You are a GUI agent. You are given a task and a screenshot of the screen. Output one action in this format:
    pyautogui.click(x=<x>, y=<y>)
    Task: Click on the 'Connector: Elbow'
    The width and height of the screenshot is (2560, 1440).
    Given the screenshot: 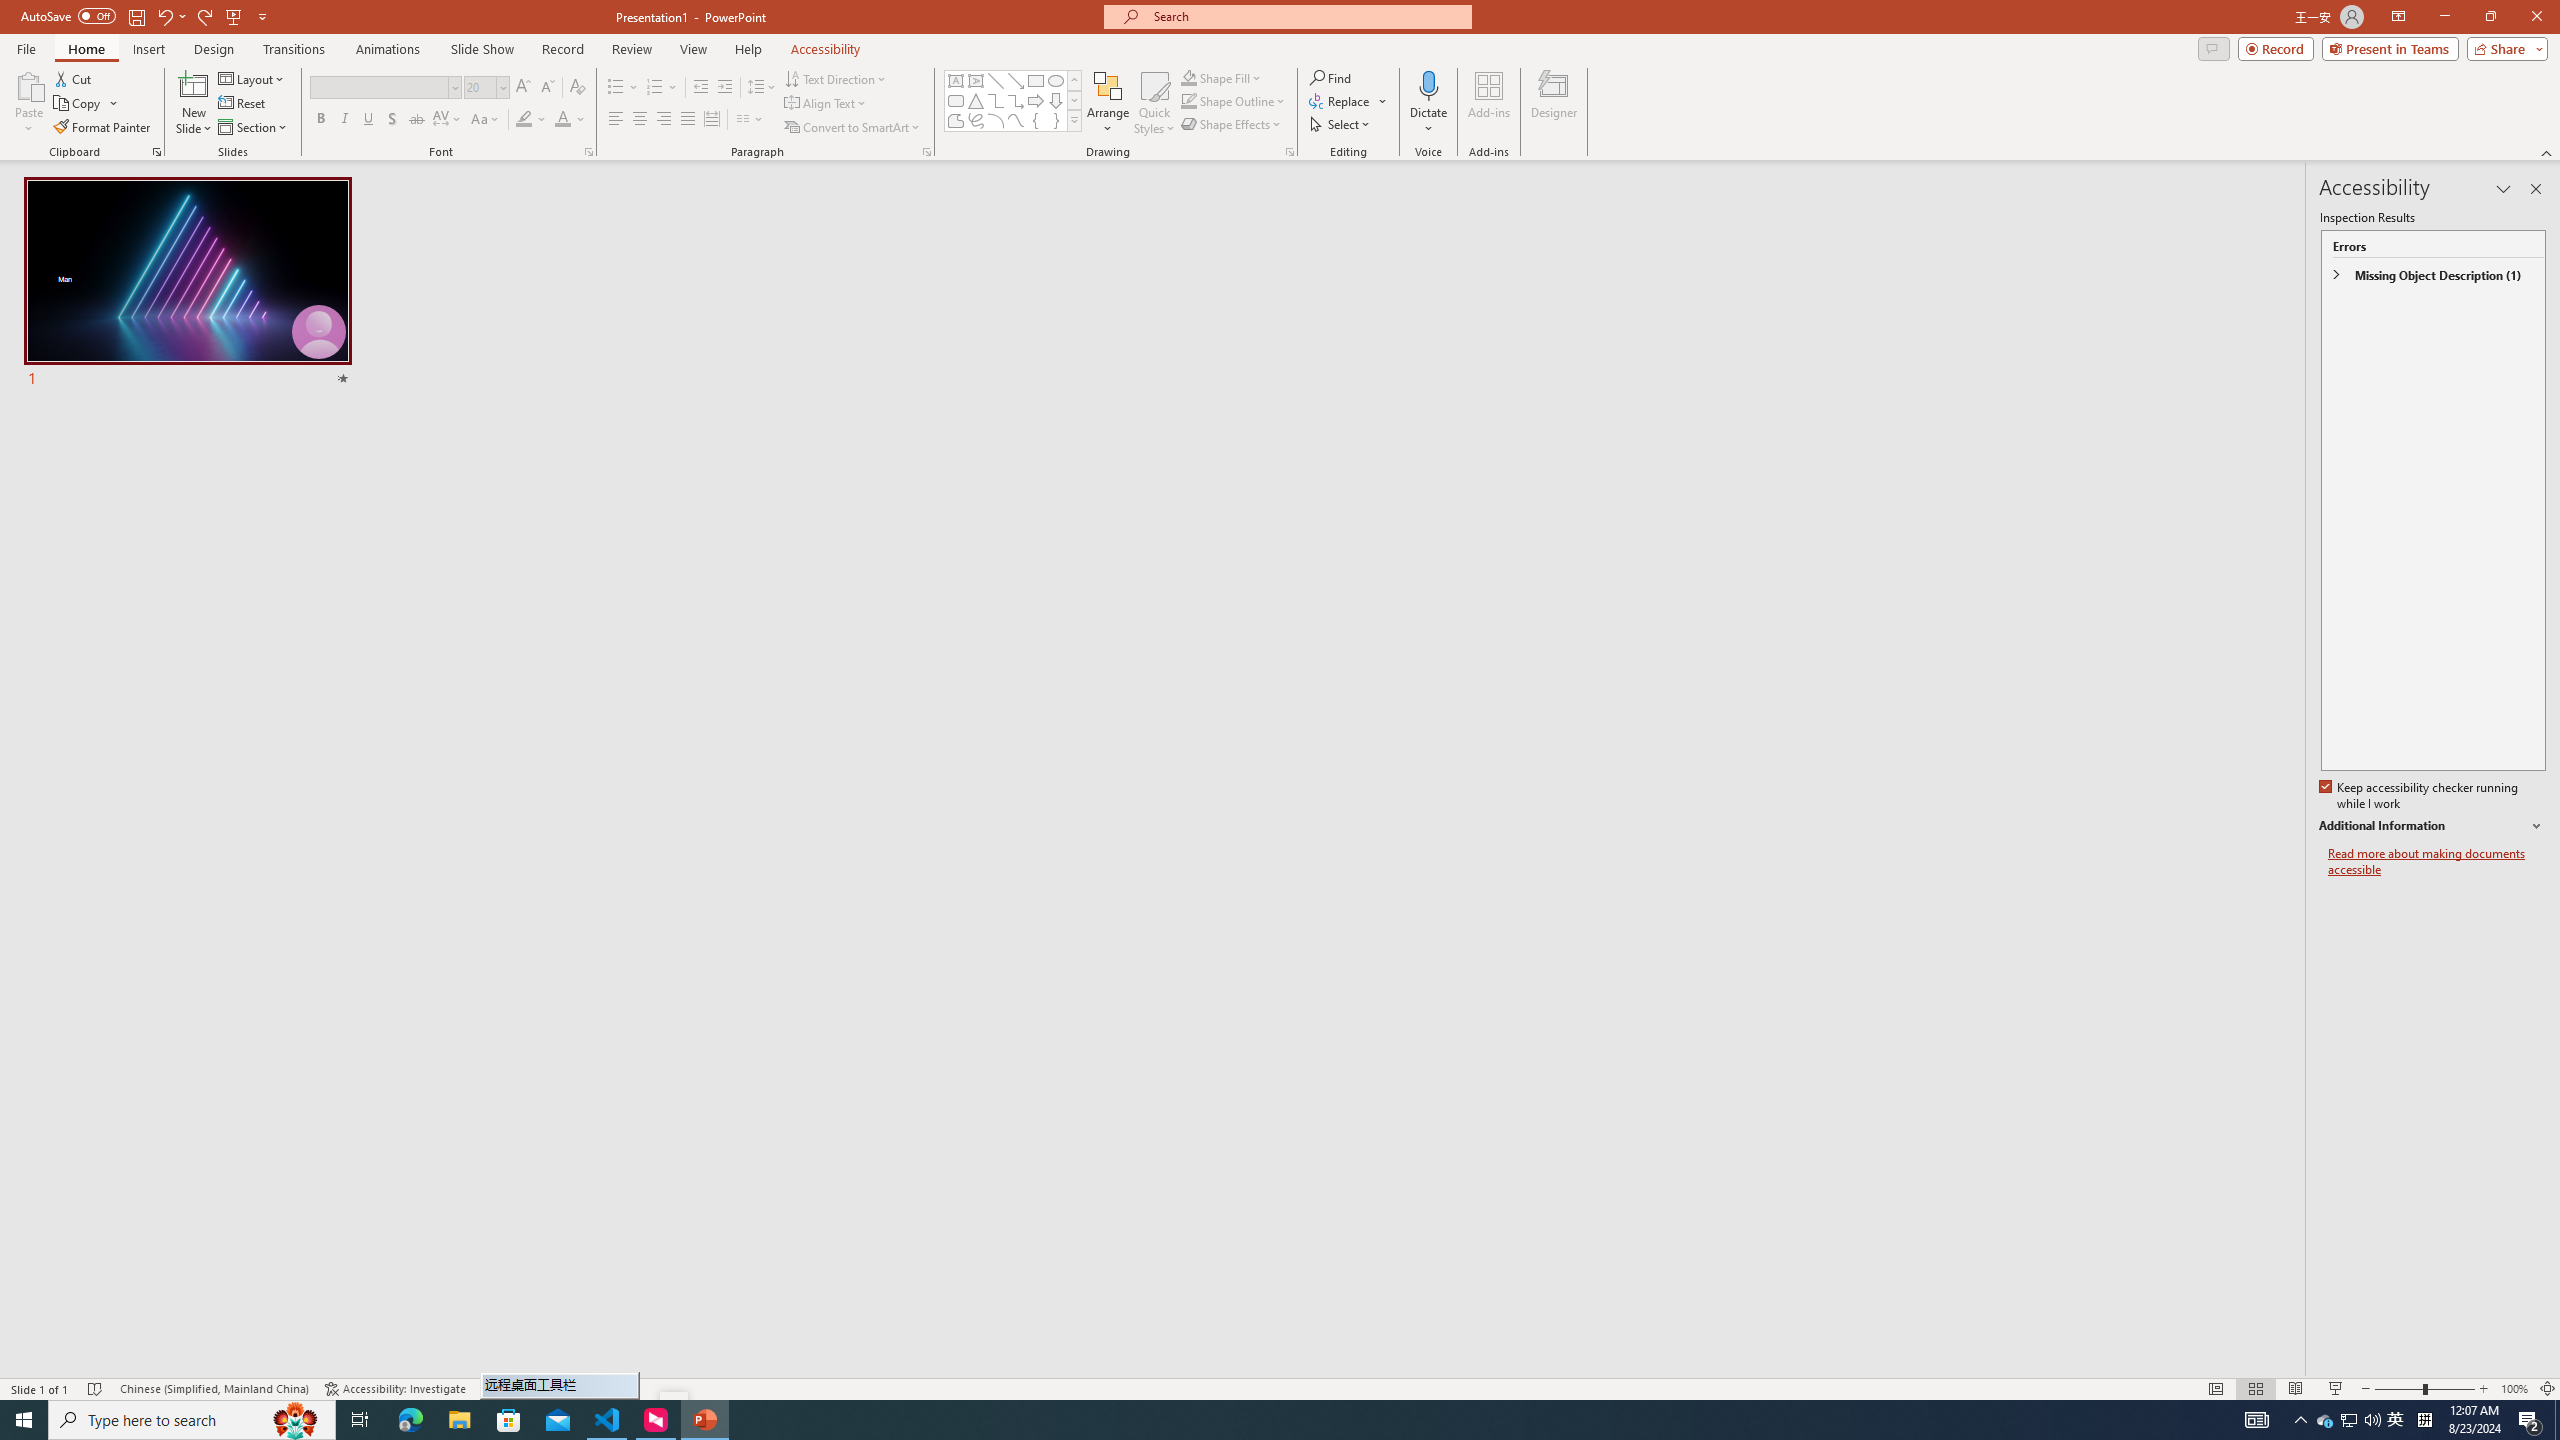 What is the action you would take?
    pyautogui.click(x=994, y=99)
    